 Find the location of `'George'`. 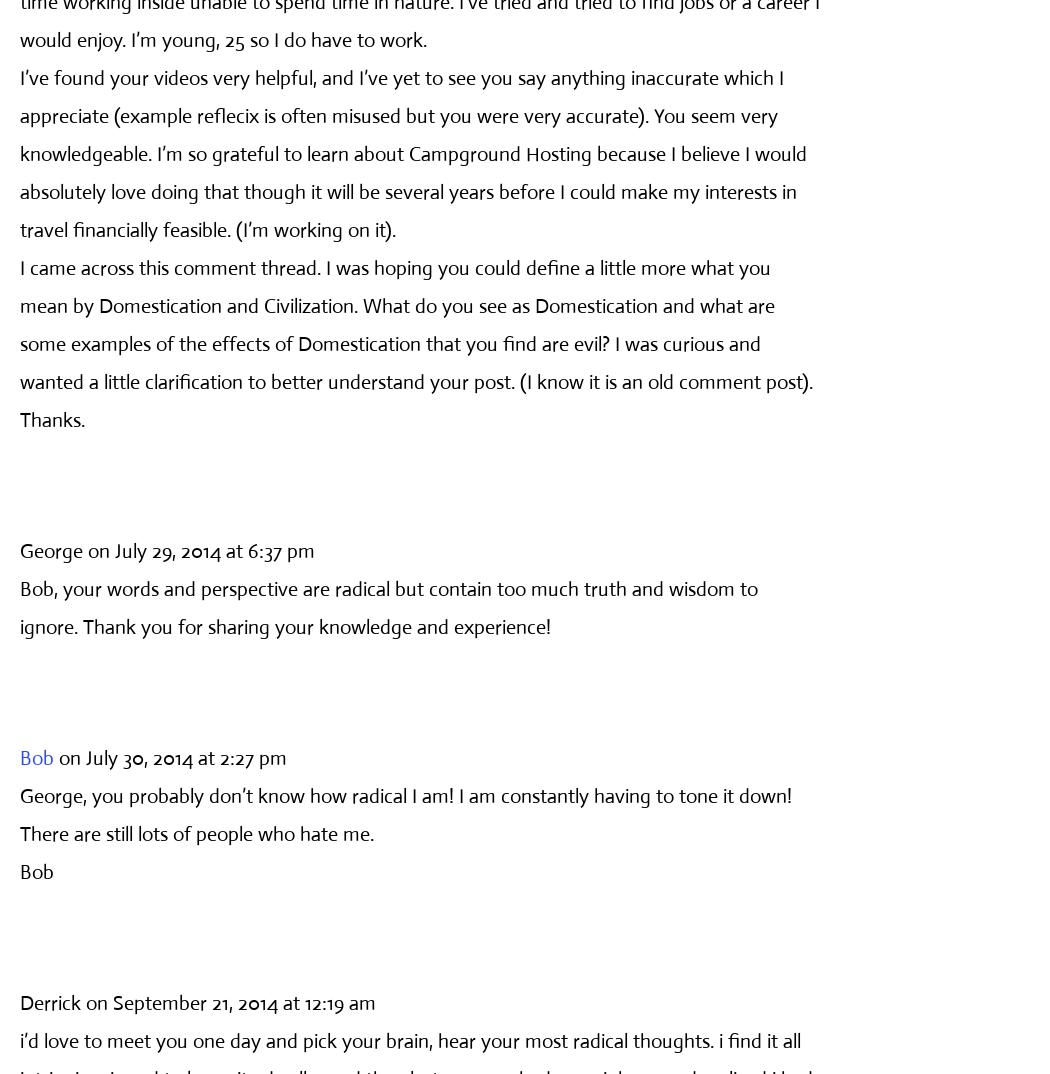

'George' is located at coordinates (50, 549).